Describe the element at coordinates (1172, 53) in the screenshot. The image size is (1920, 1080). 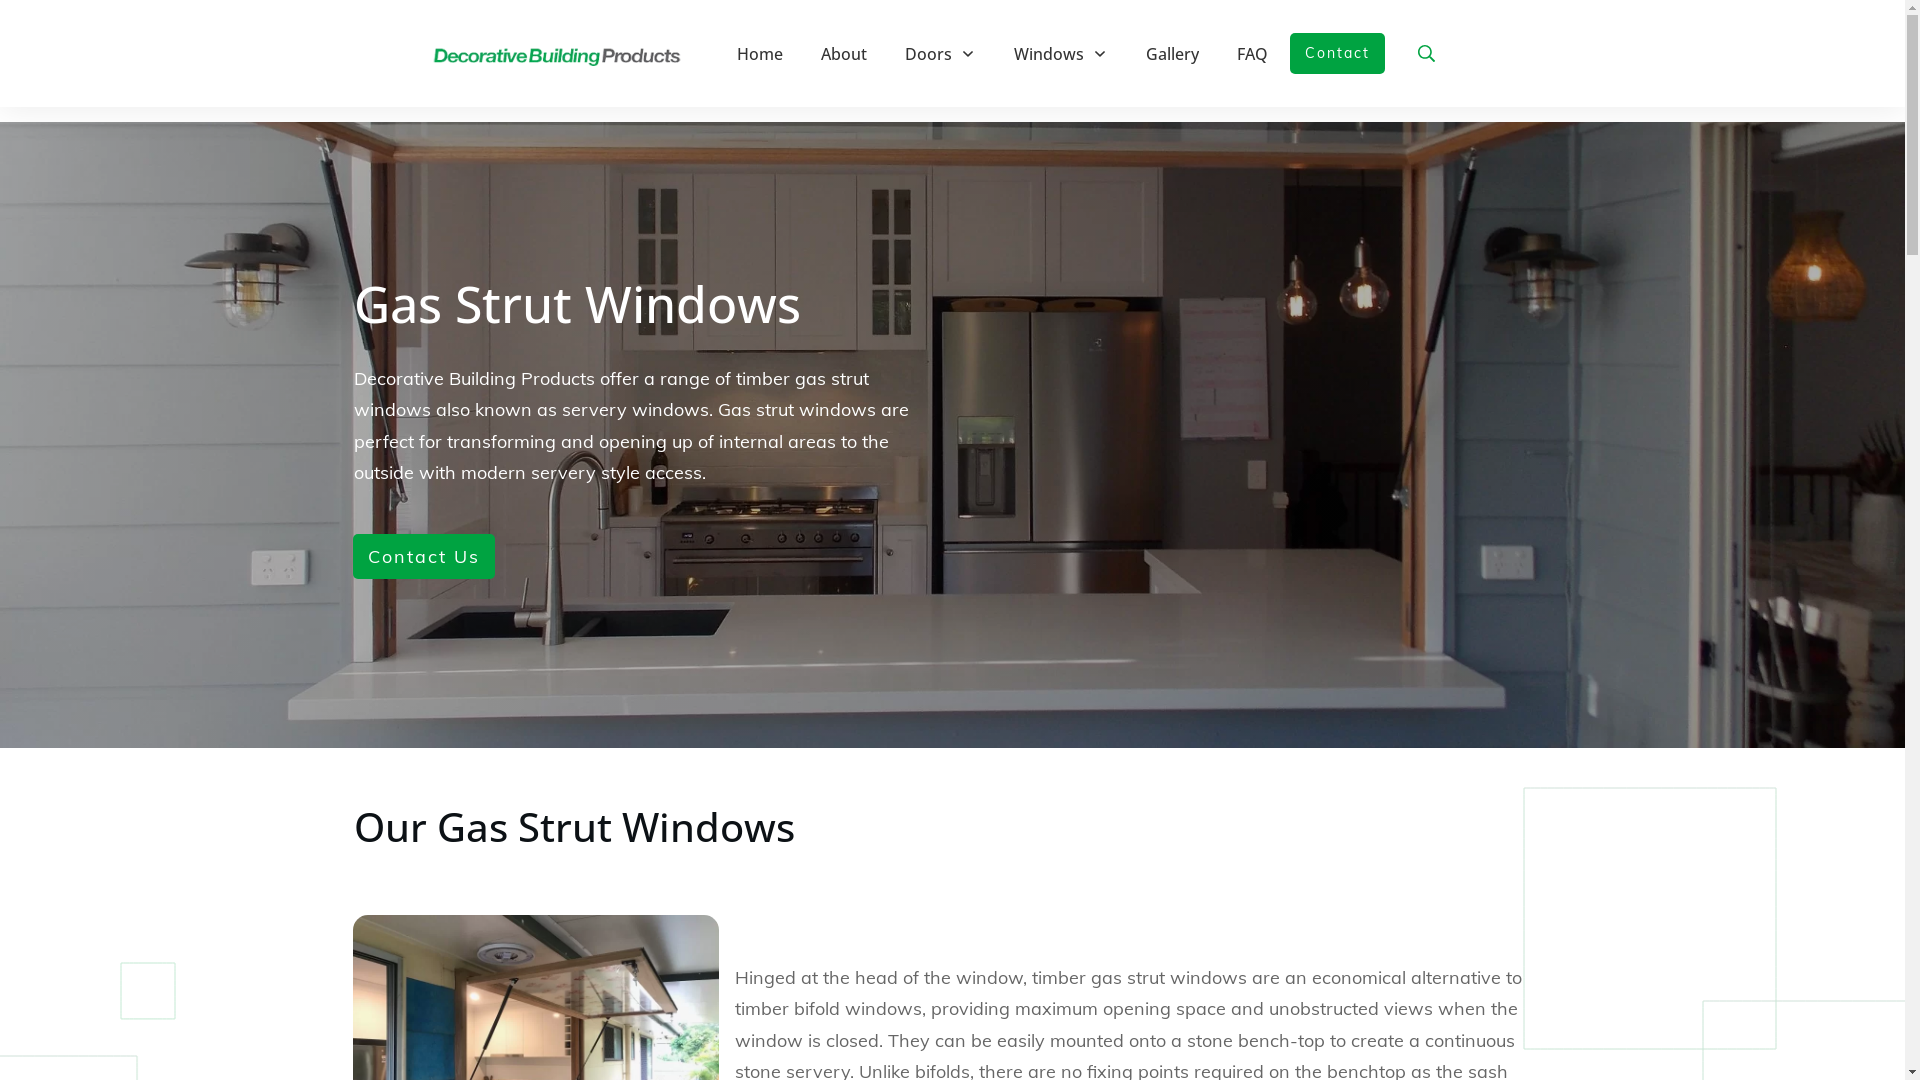
I see `'Gallery'` at that location.